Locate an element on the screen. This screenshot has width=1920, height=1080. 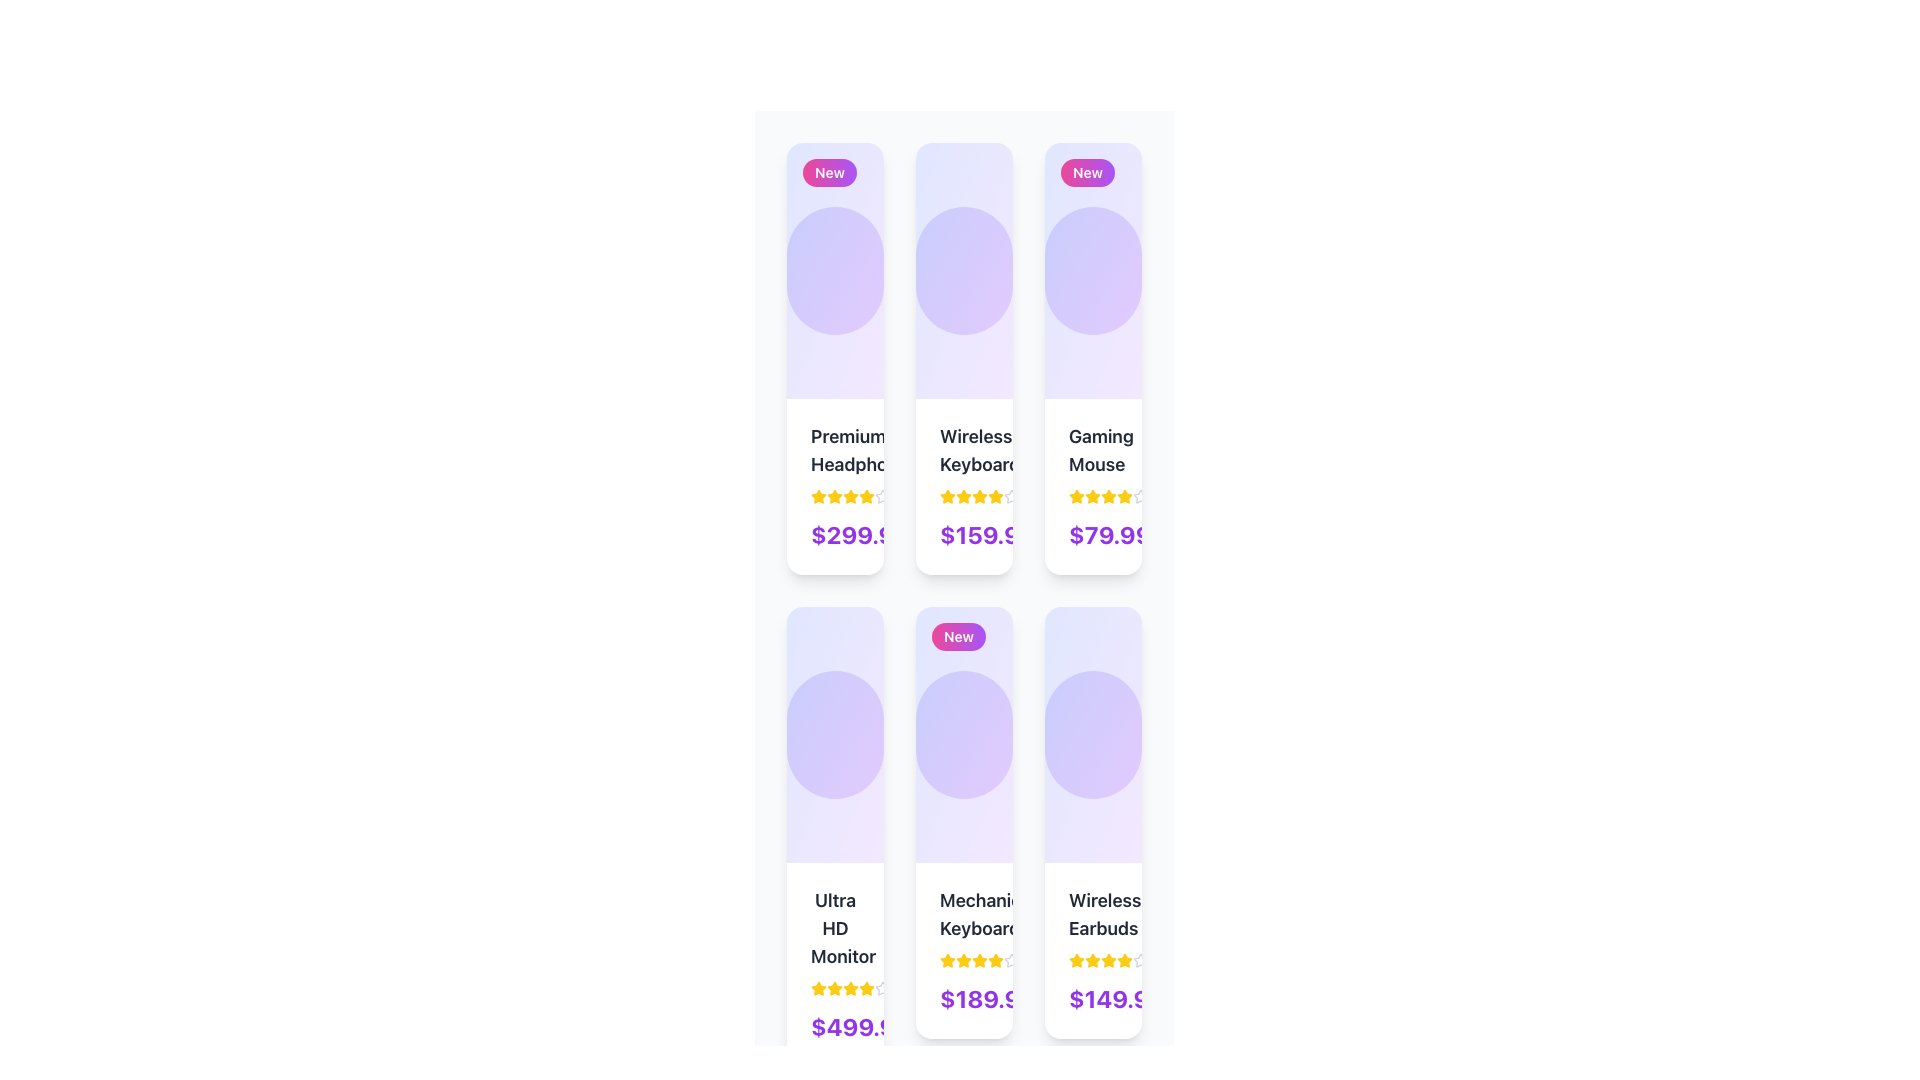
the decorative graphical element located inside the upper portion of the first card in the topmost row of the card layout is located at coordinates (835, 270).